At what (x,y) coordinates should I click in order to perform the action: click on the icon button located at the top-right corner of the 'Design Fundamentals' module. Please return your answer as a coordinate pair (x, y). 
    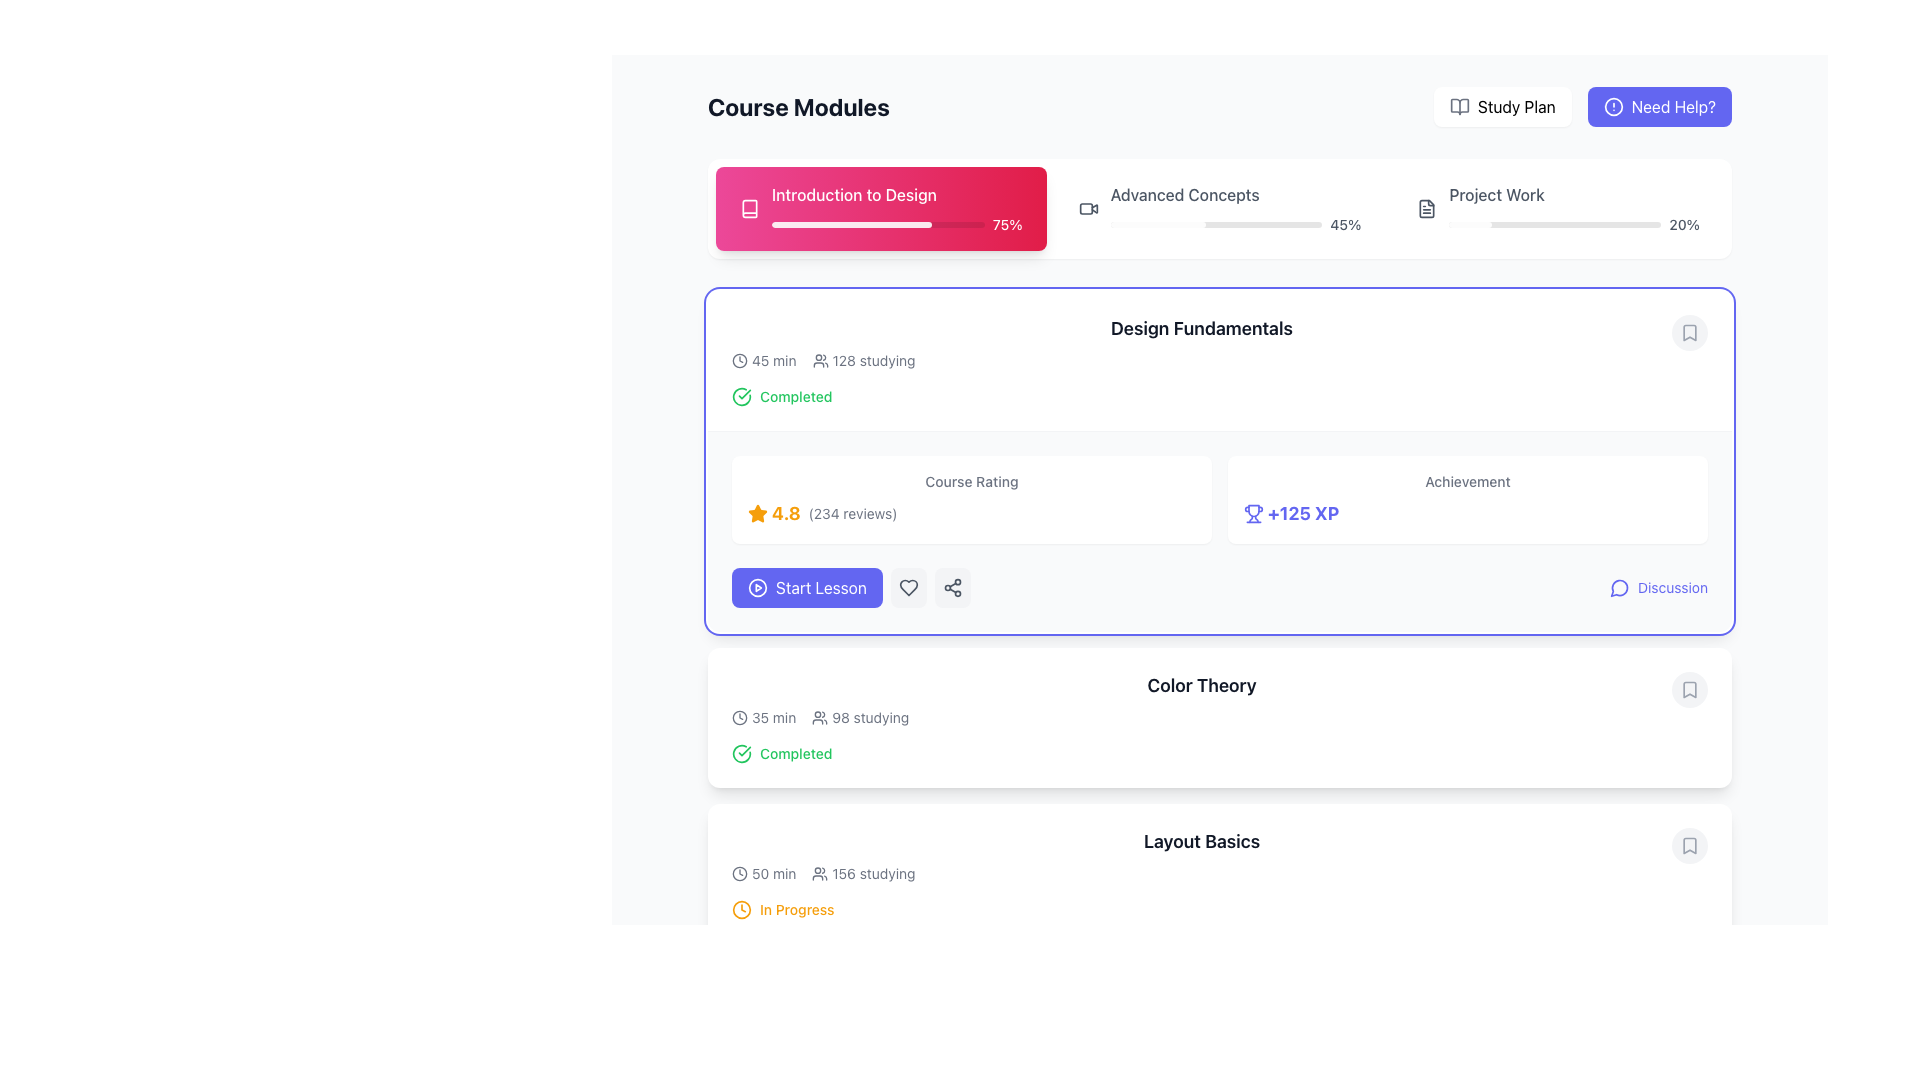
    Looking at the image, I should click on (1688, 331).